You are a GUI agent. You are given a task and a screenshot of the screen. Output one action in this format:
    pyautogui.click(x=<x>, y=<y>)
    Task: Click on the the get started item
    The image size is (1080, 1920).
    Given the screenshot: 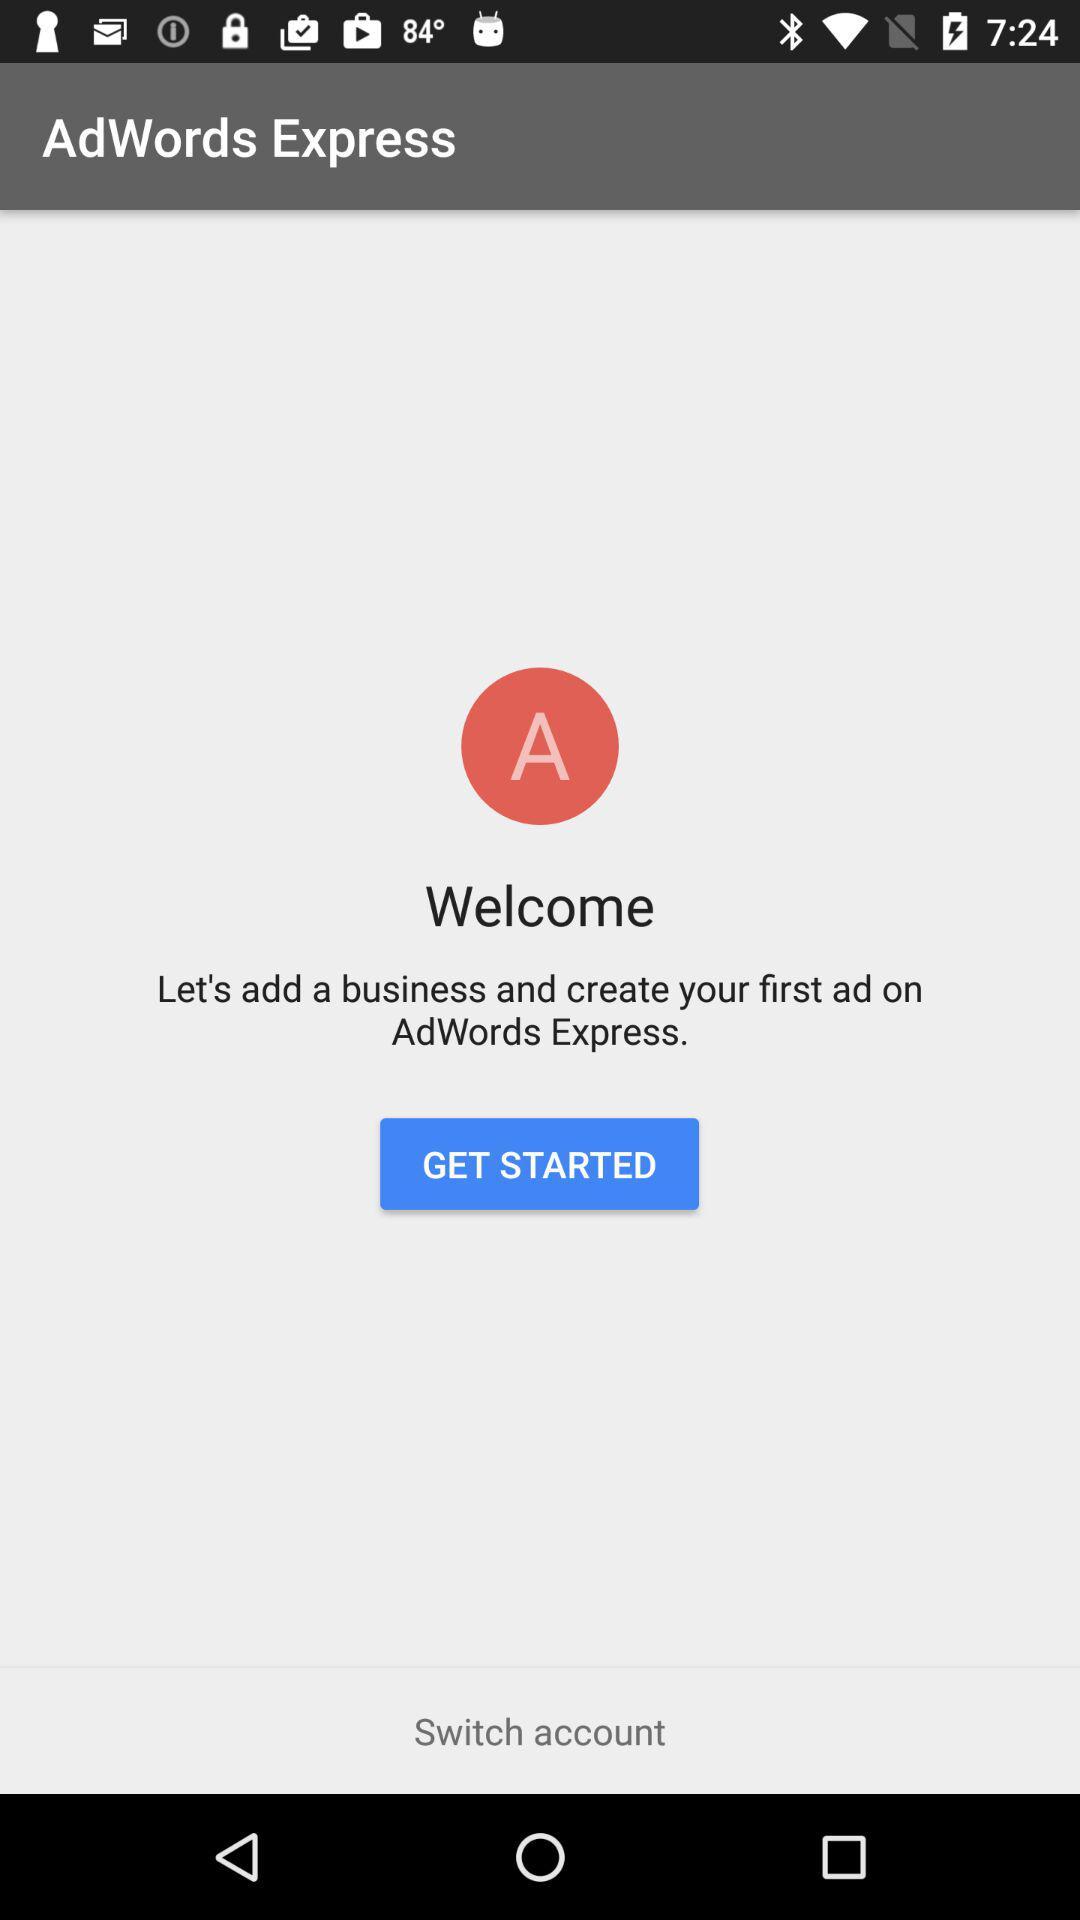 What is the action you would take?
    pyautogui.click(x=538, y=1164)
    